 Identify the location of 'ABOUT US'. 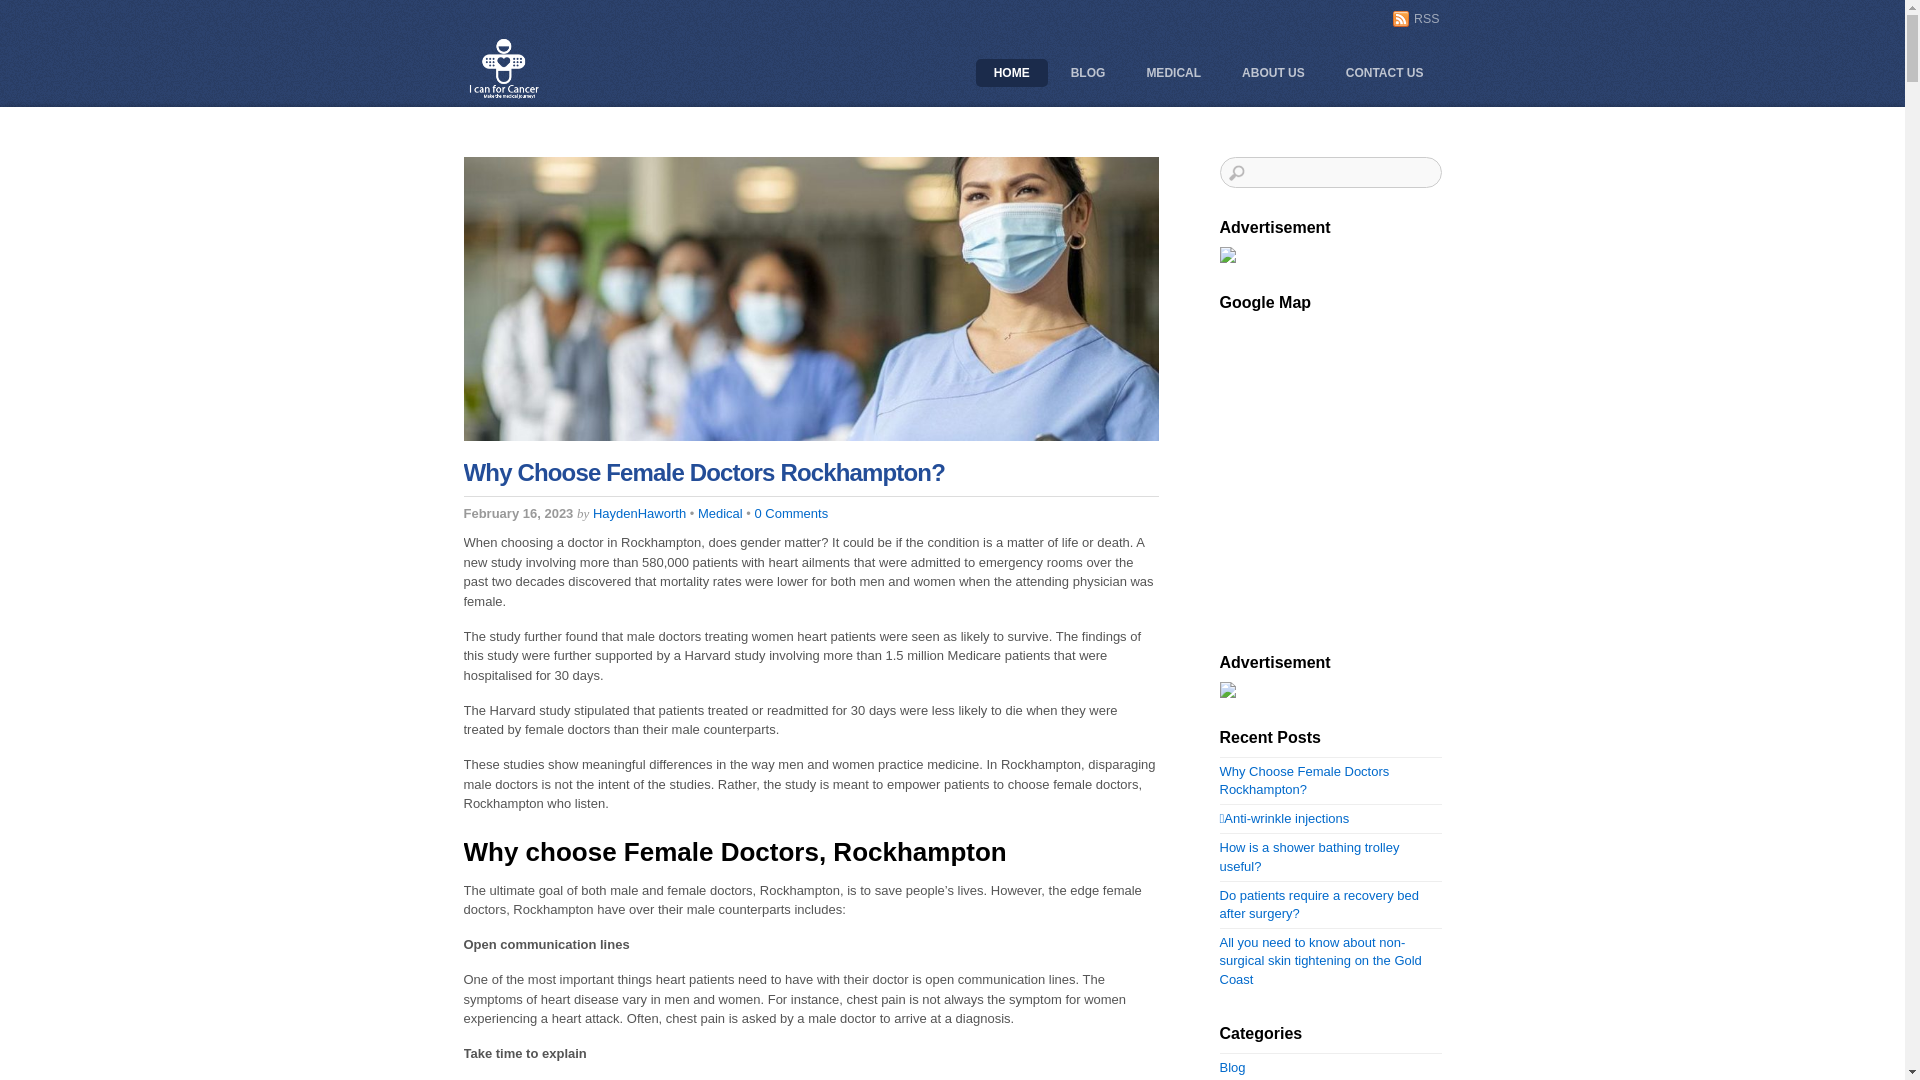
(1272, 72).